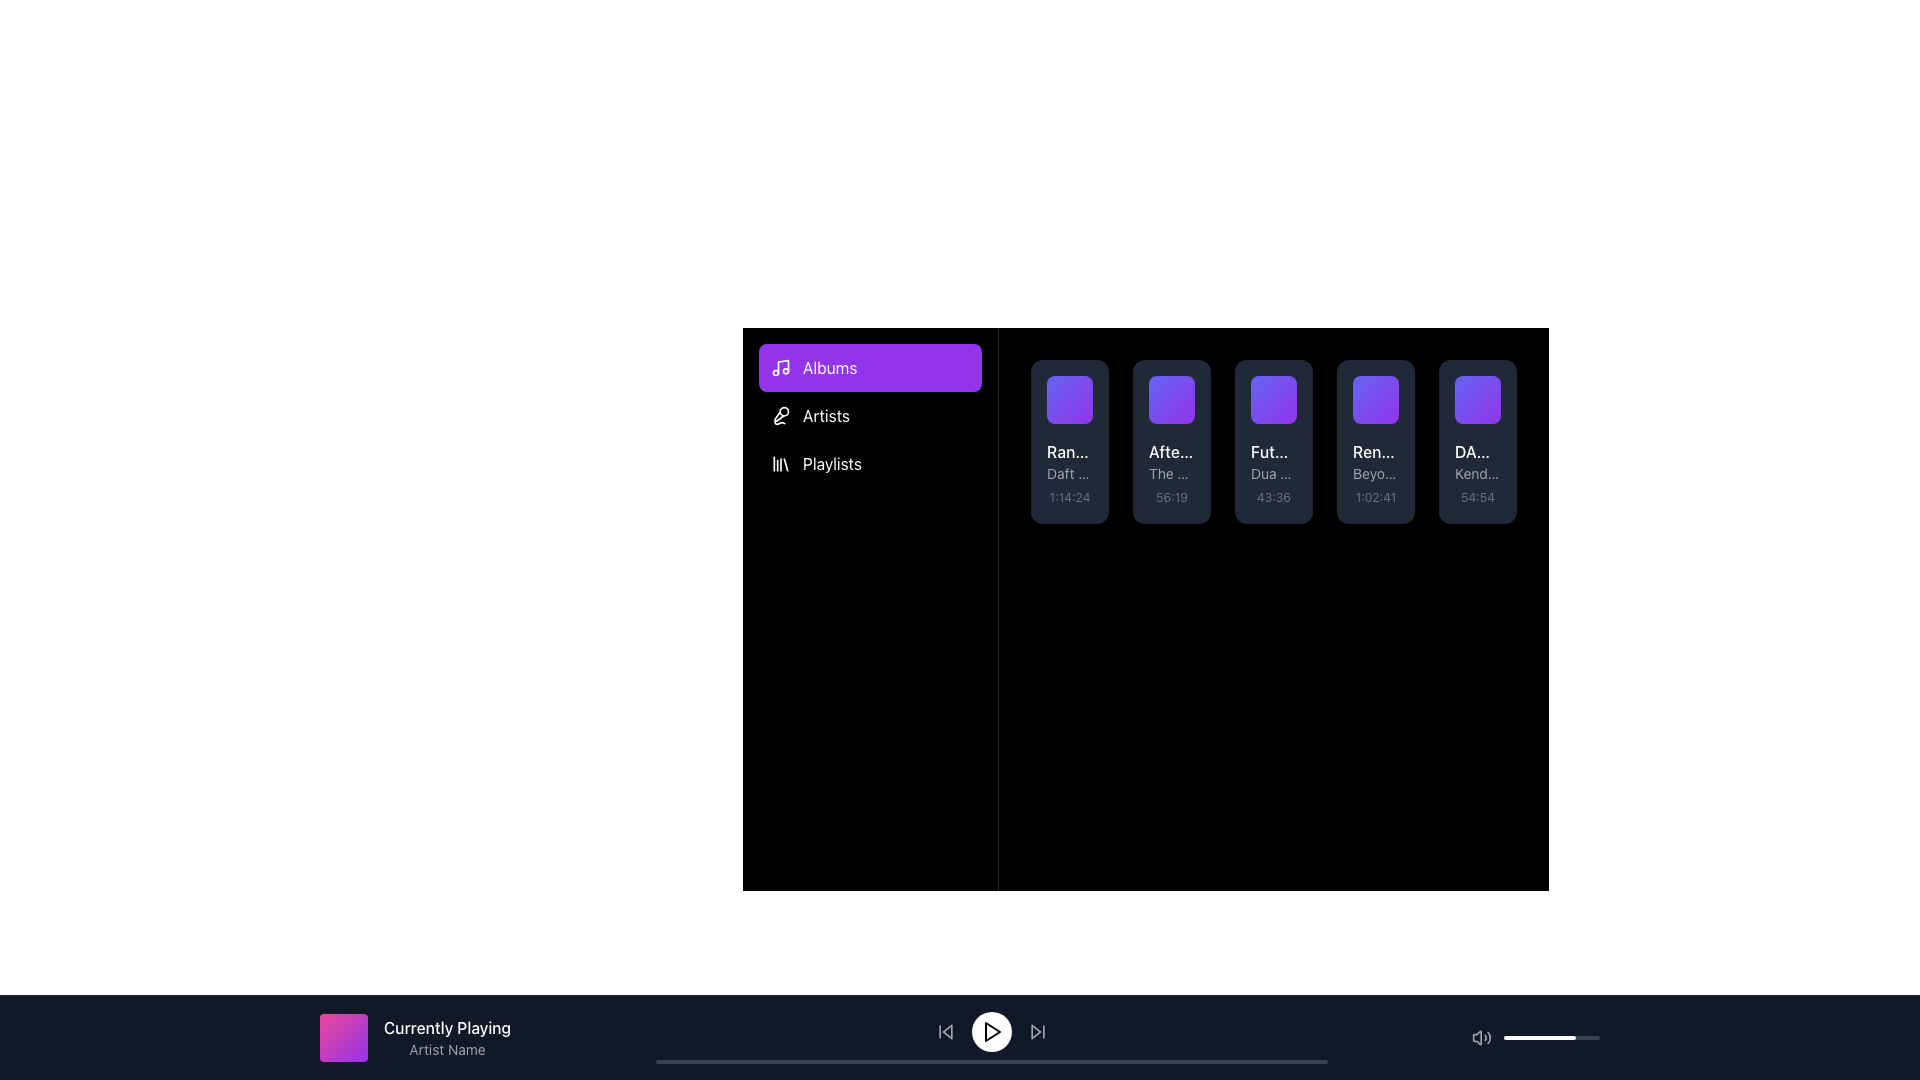  Describe the element at coordinates (1477, 1036) in the screenshot. I see `on the volume control icon resembling a speaker with soundwaves located in the bottom interface of the application` at that location.